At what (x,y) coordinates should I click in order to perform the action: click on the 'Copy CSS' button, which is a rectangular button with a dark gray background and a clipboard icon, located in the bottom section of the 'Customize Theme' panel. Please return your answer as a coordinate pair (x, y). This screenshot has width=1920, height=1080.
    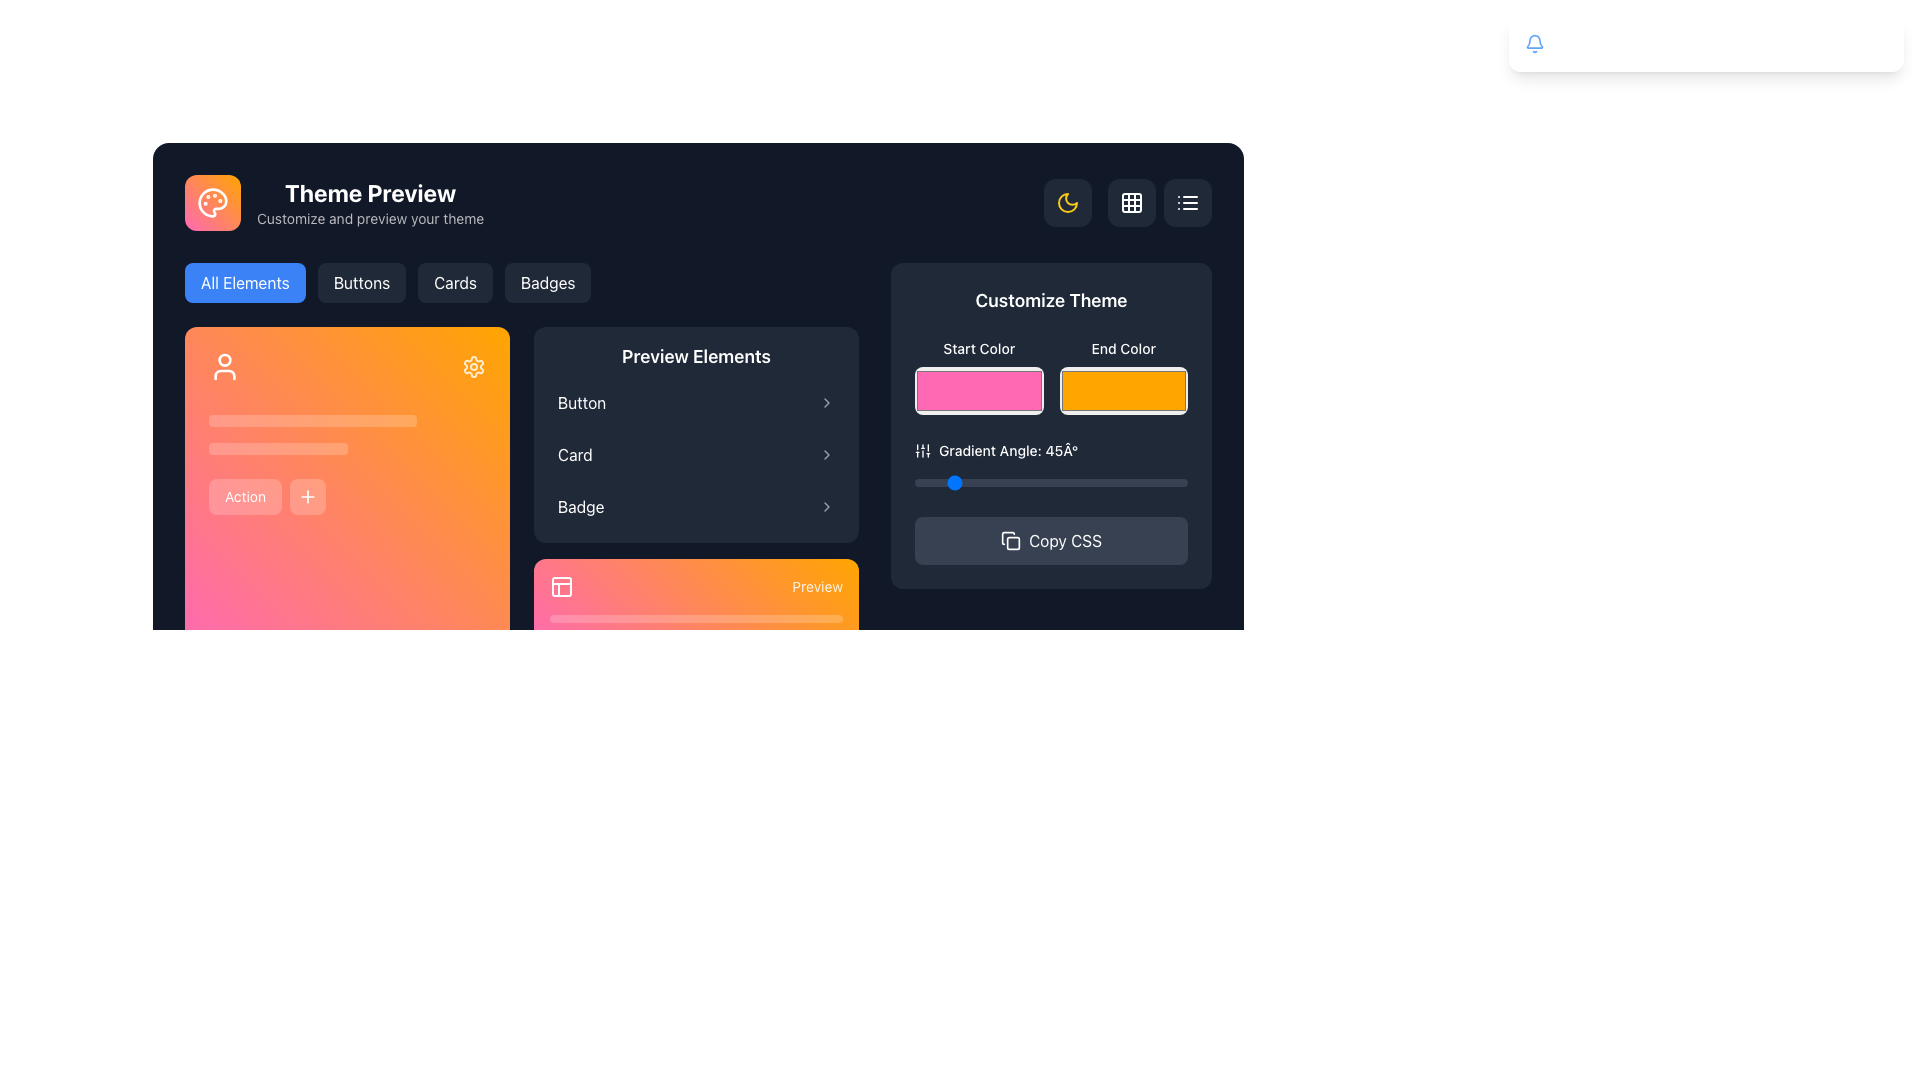
    Looking at the image, I should click on (1050, 540).